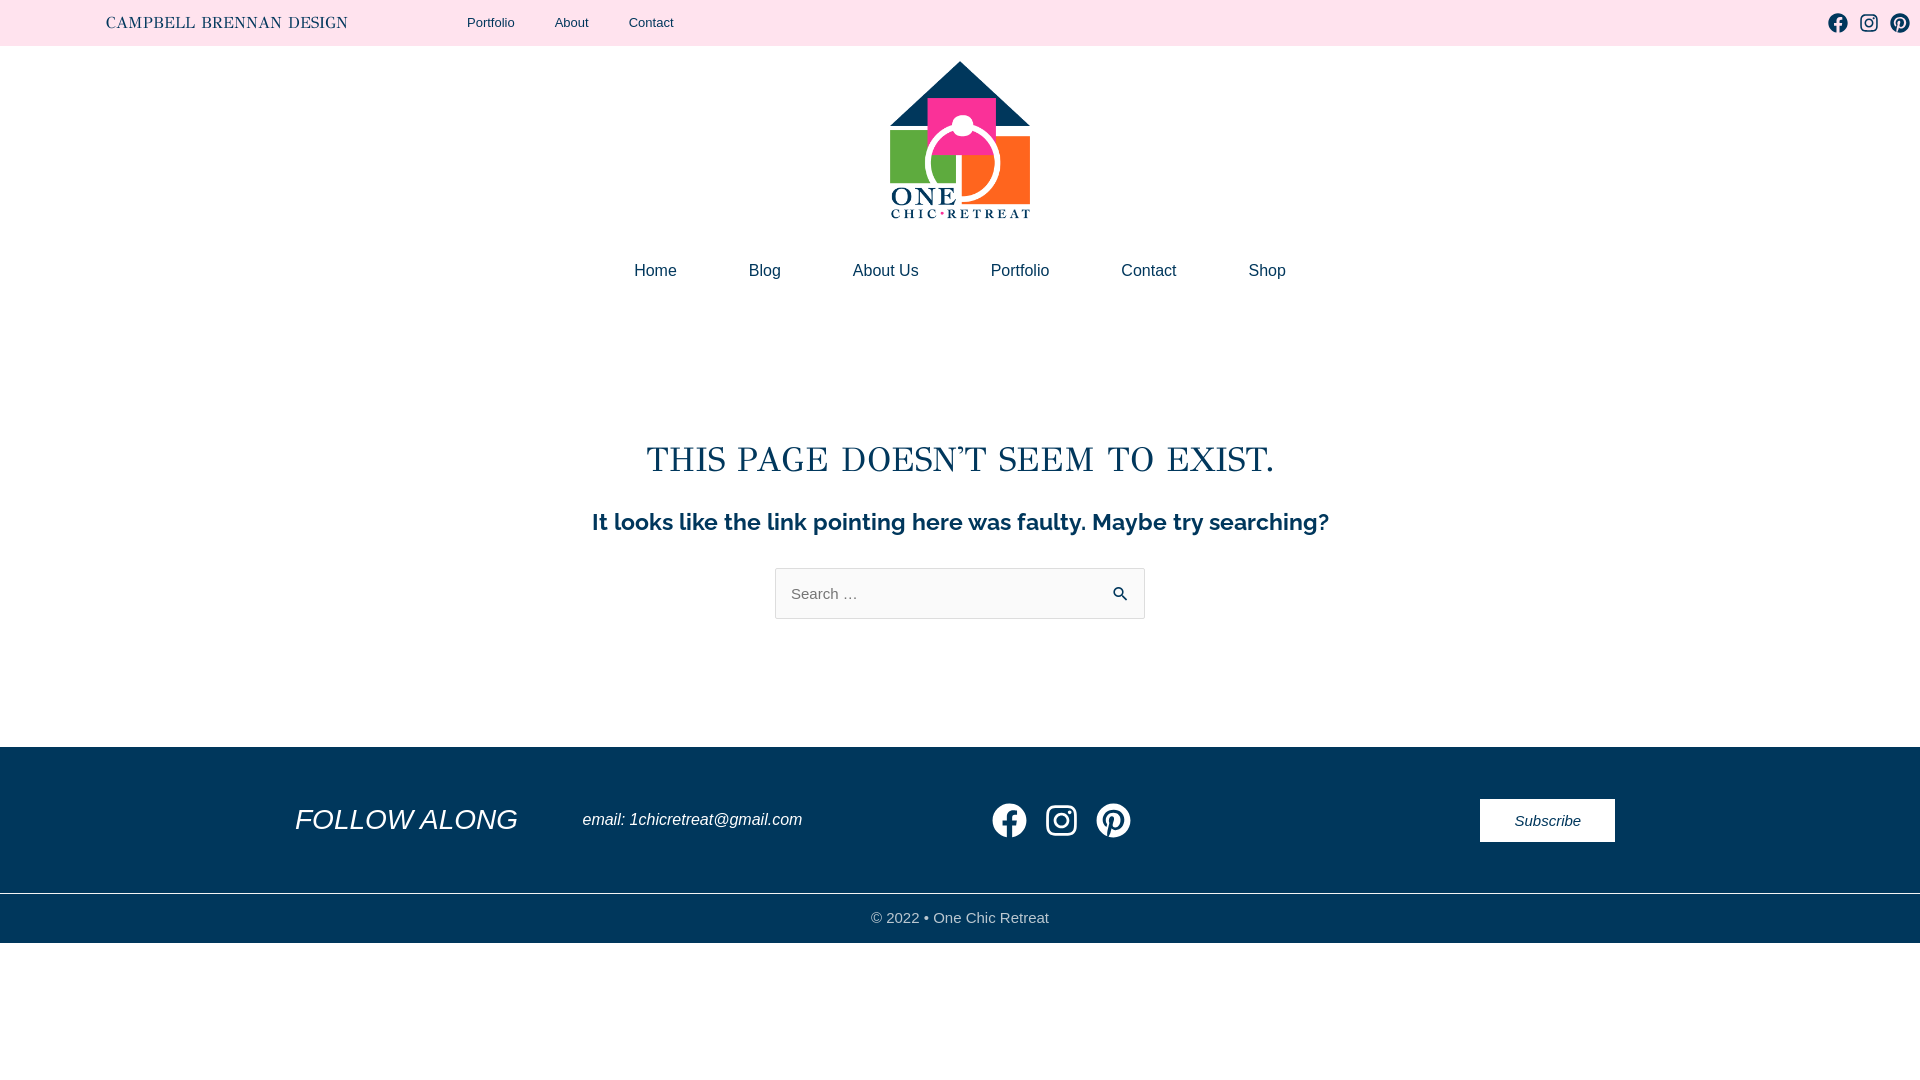 This screenshot has width=1920, height=1080. I want to click on 'Portfolio', so click(1020, 270).